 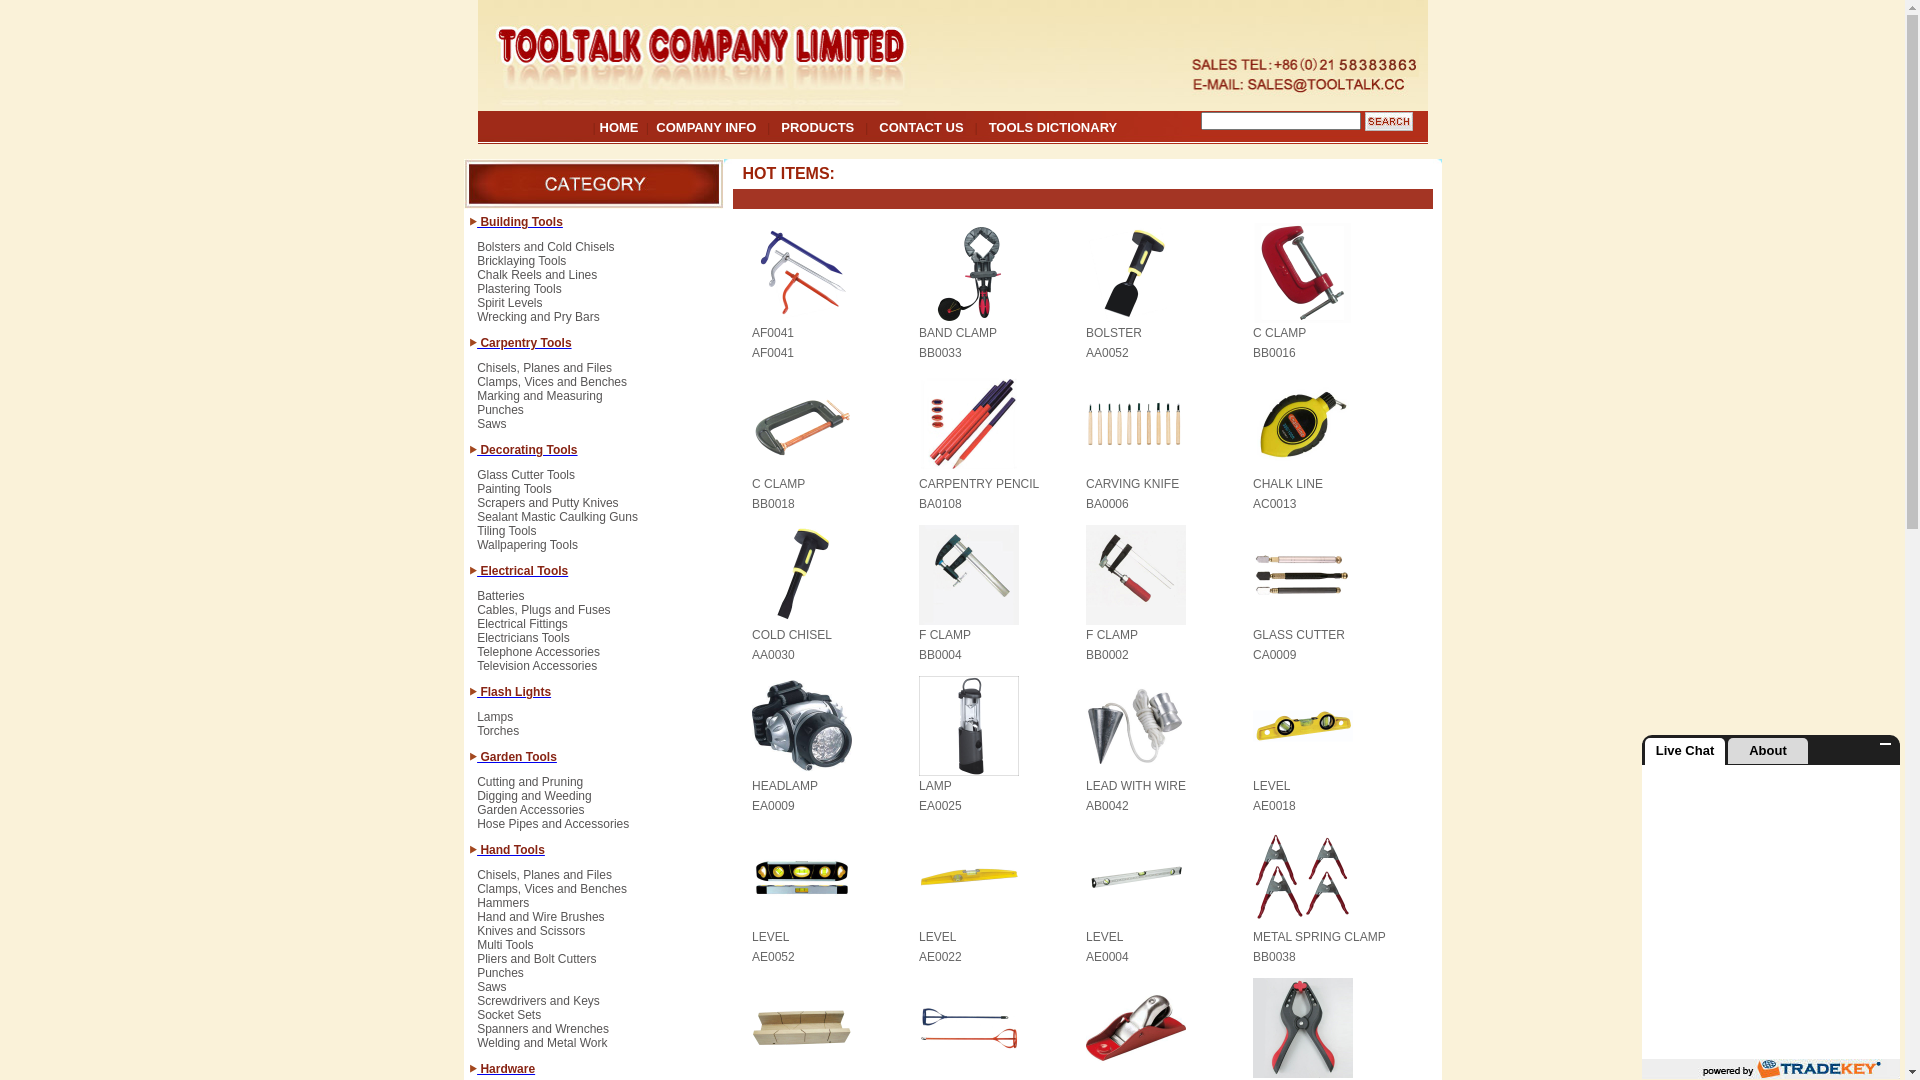 I want to click on 'TOOLS DICTIONARY', so click(x=1052, y=127).